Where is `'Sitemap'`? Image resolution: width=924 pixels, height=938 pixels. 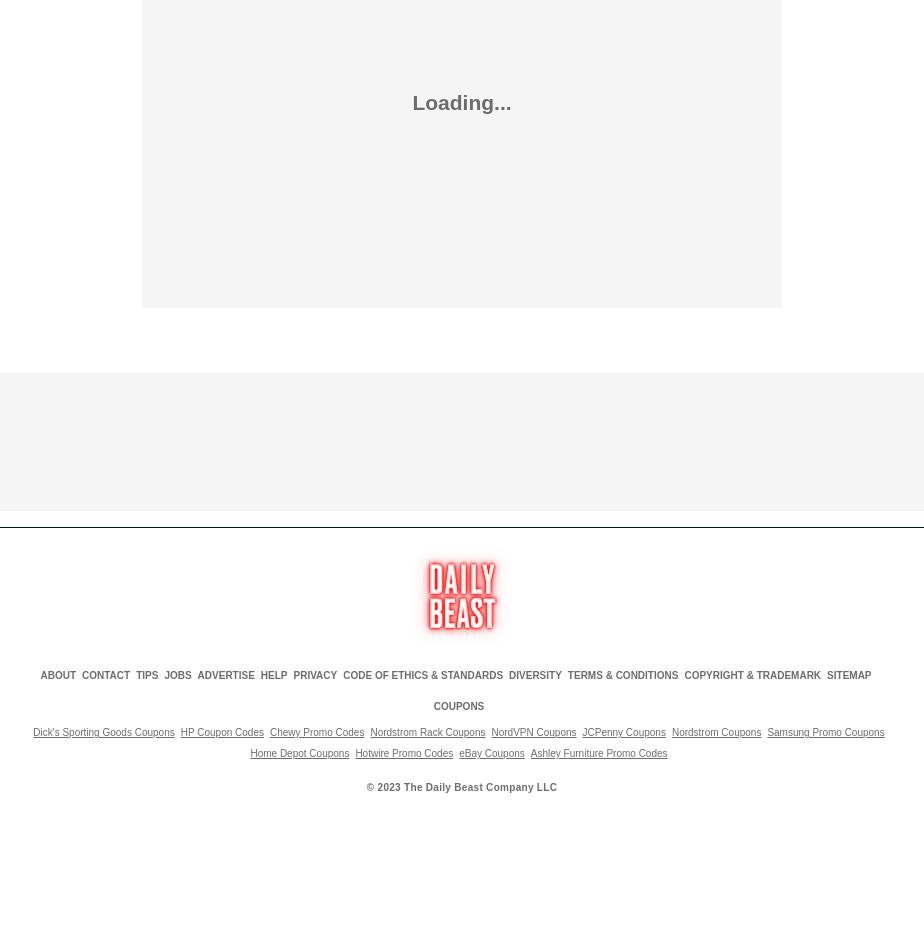
'Sitemap' is located at coordinates (848, 674).